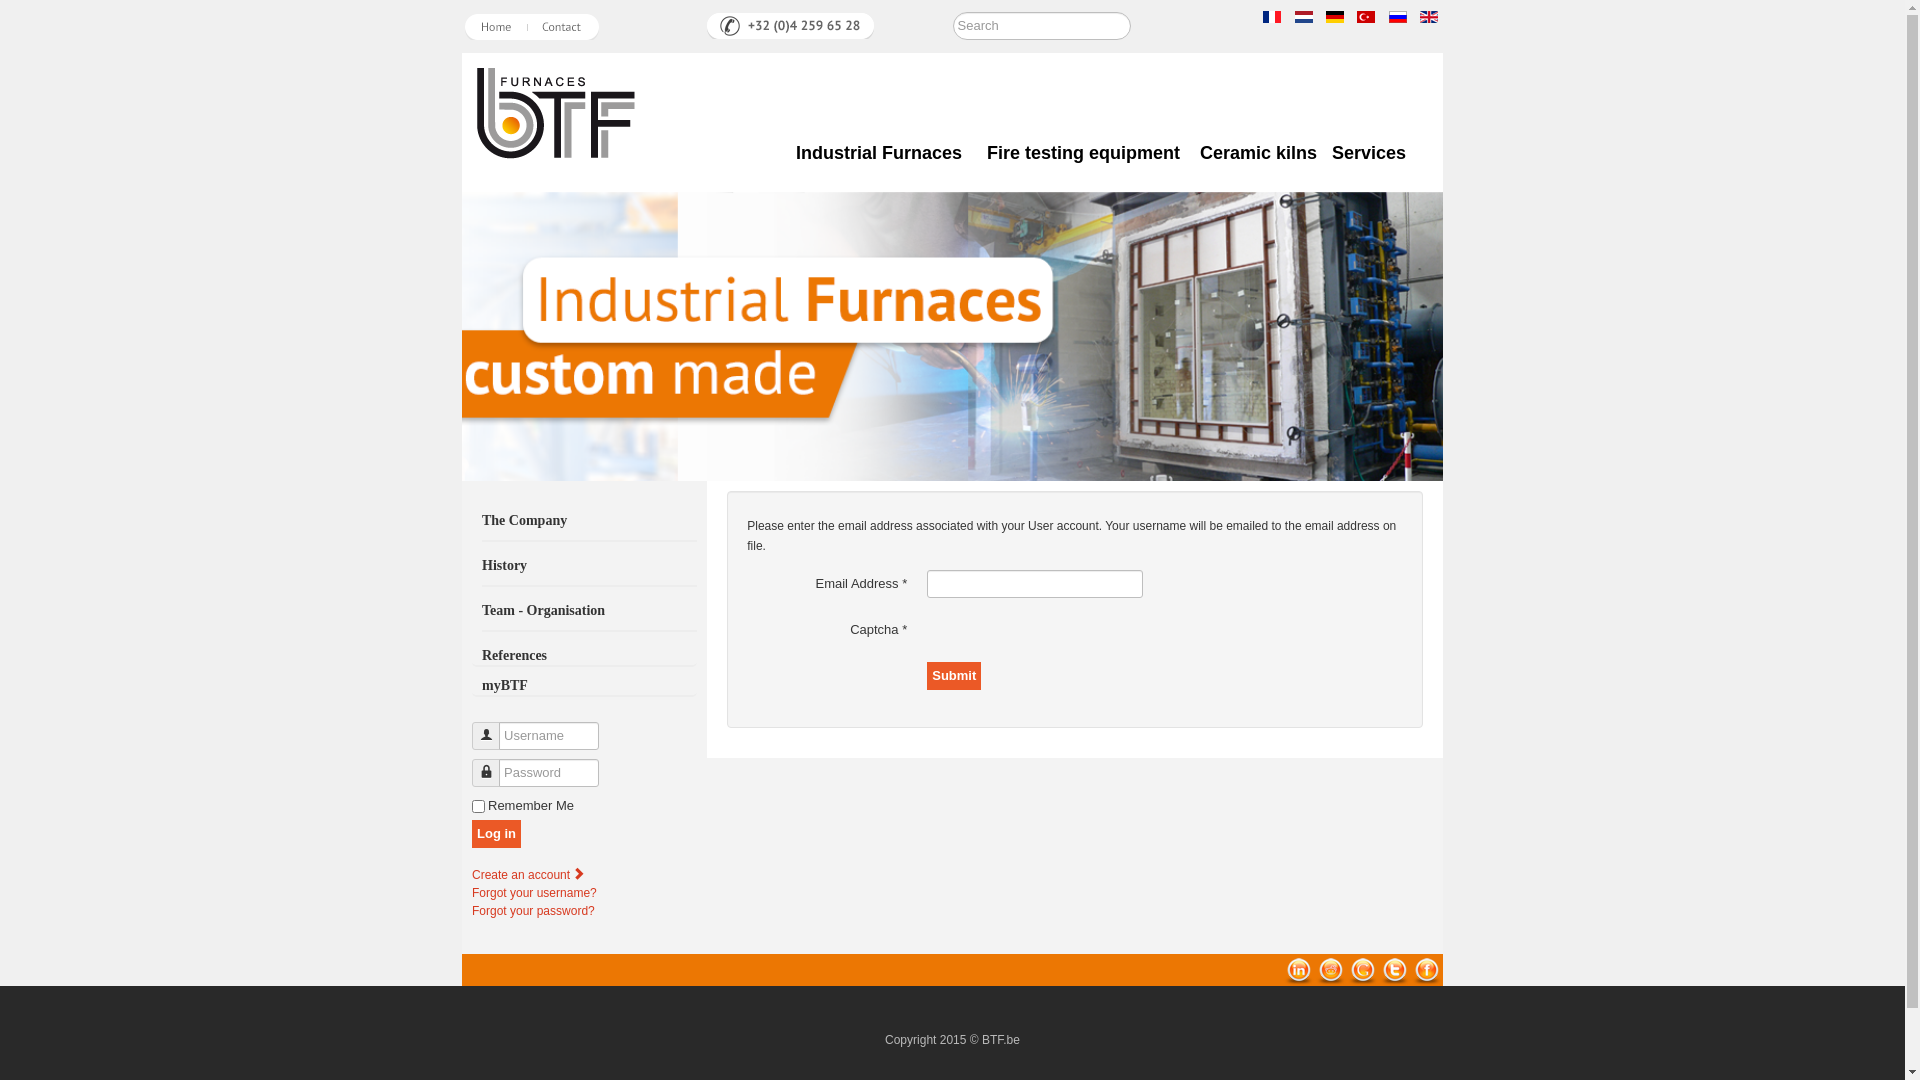 This screenshot has height=1080, width=1920. What do you see at coordinates (882, 152) in the screenshot?
I see `'Industrial Furnaces'` at bounding box center [882, 152].